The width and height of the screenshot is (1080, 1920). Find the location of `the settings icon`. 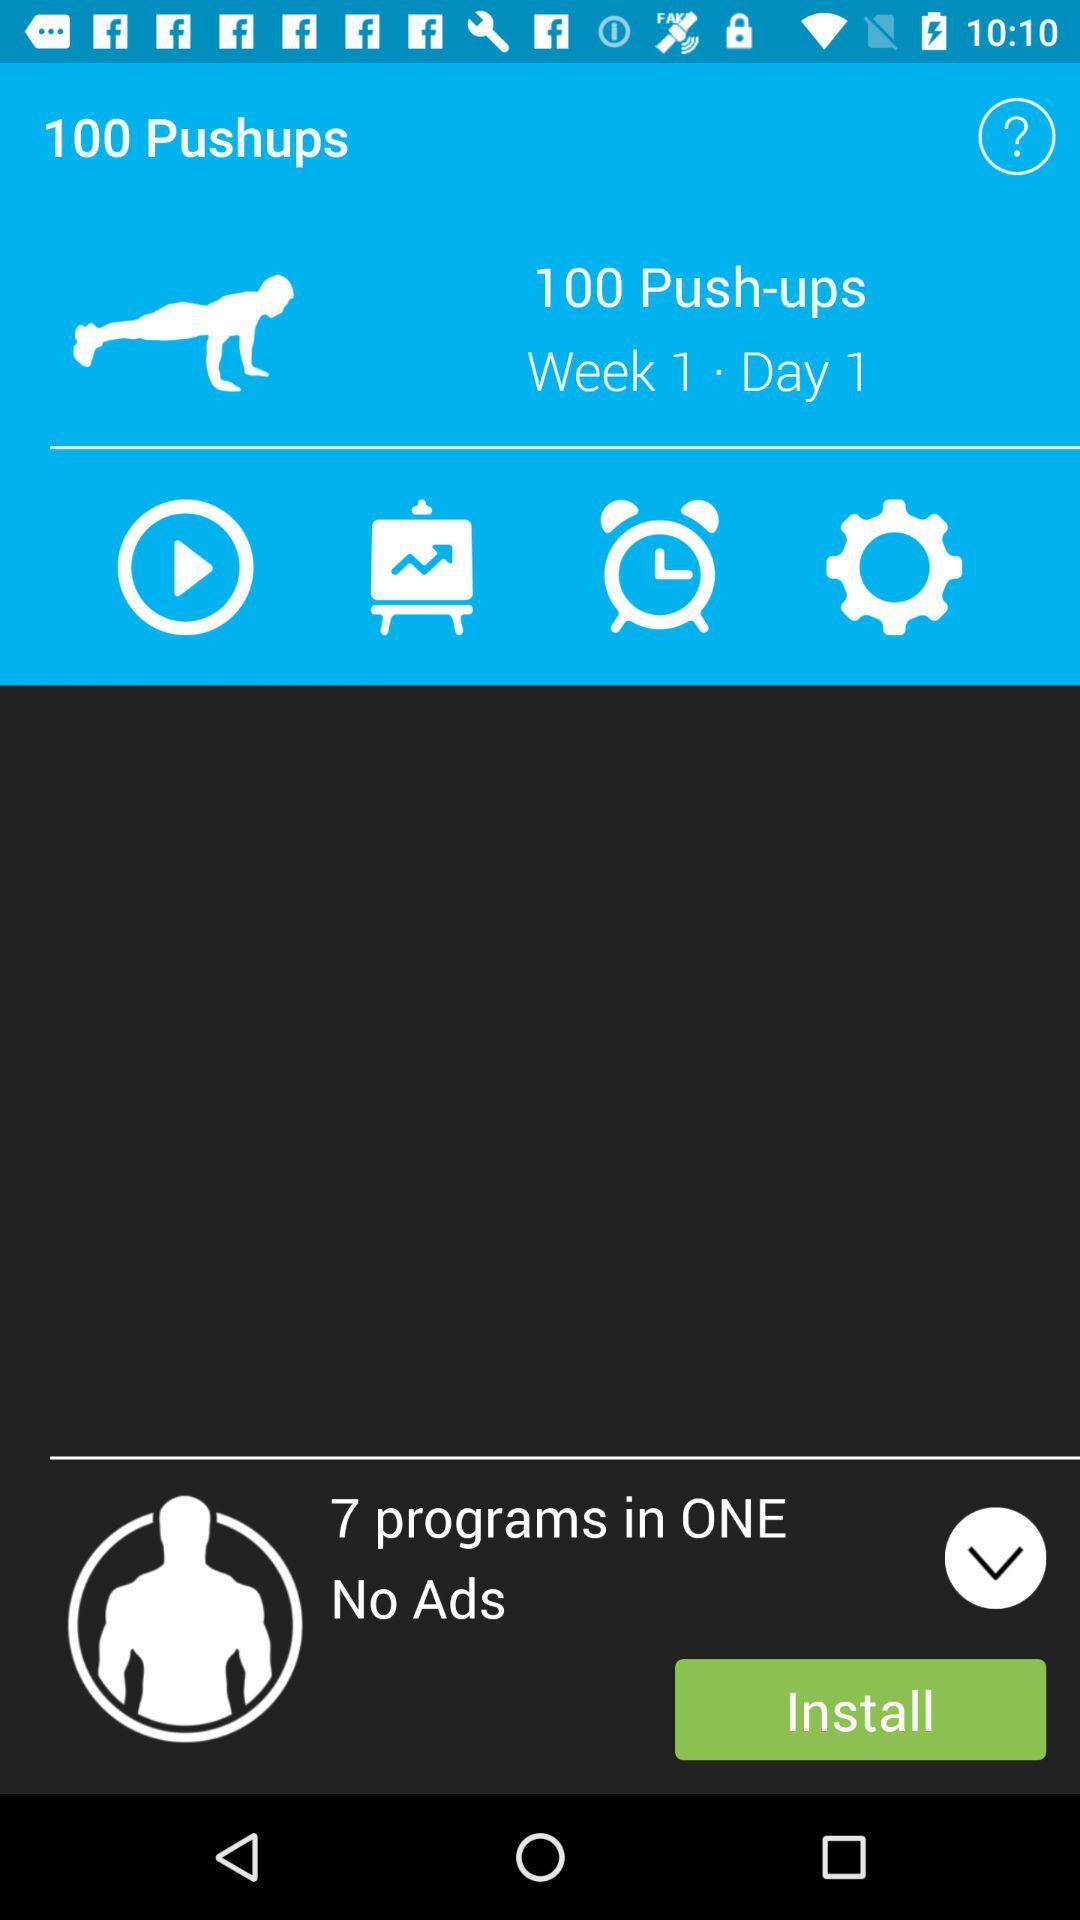

the settings icon is located at coordinates (893, 566).